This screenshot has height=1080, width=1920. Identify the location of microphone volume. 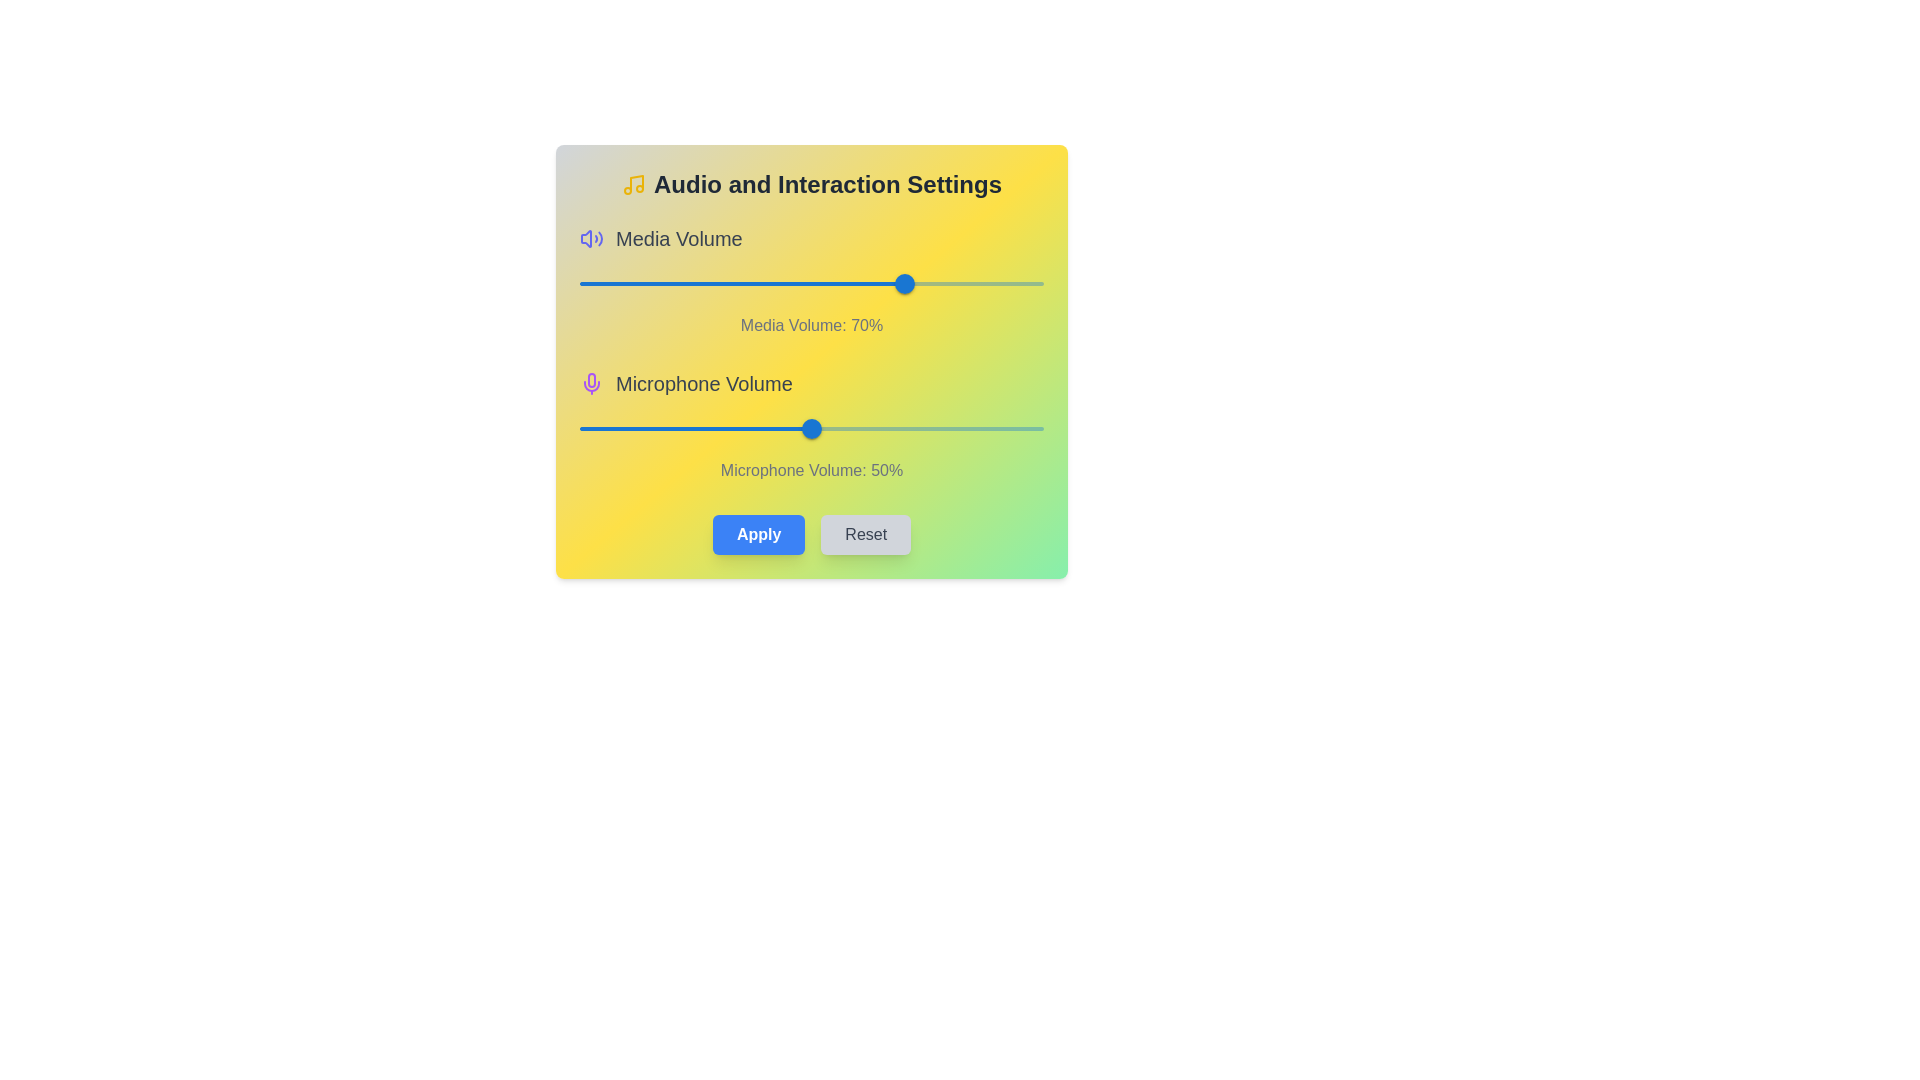
(845, 427).